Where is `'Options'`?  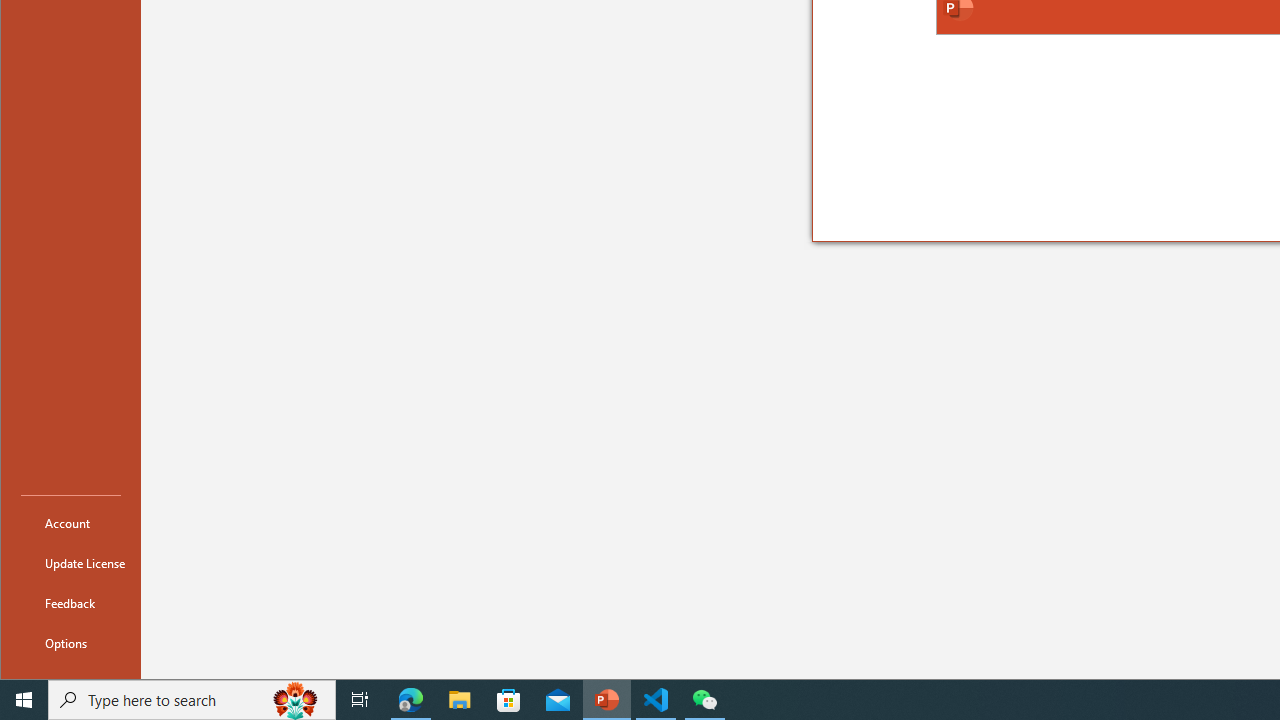
'Options' is located at coordinates (71, 642).